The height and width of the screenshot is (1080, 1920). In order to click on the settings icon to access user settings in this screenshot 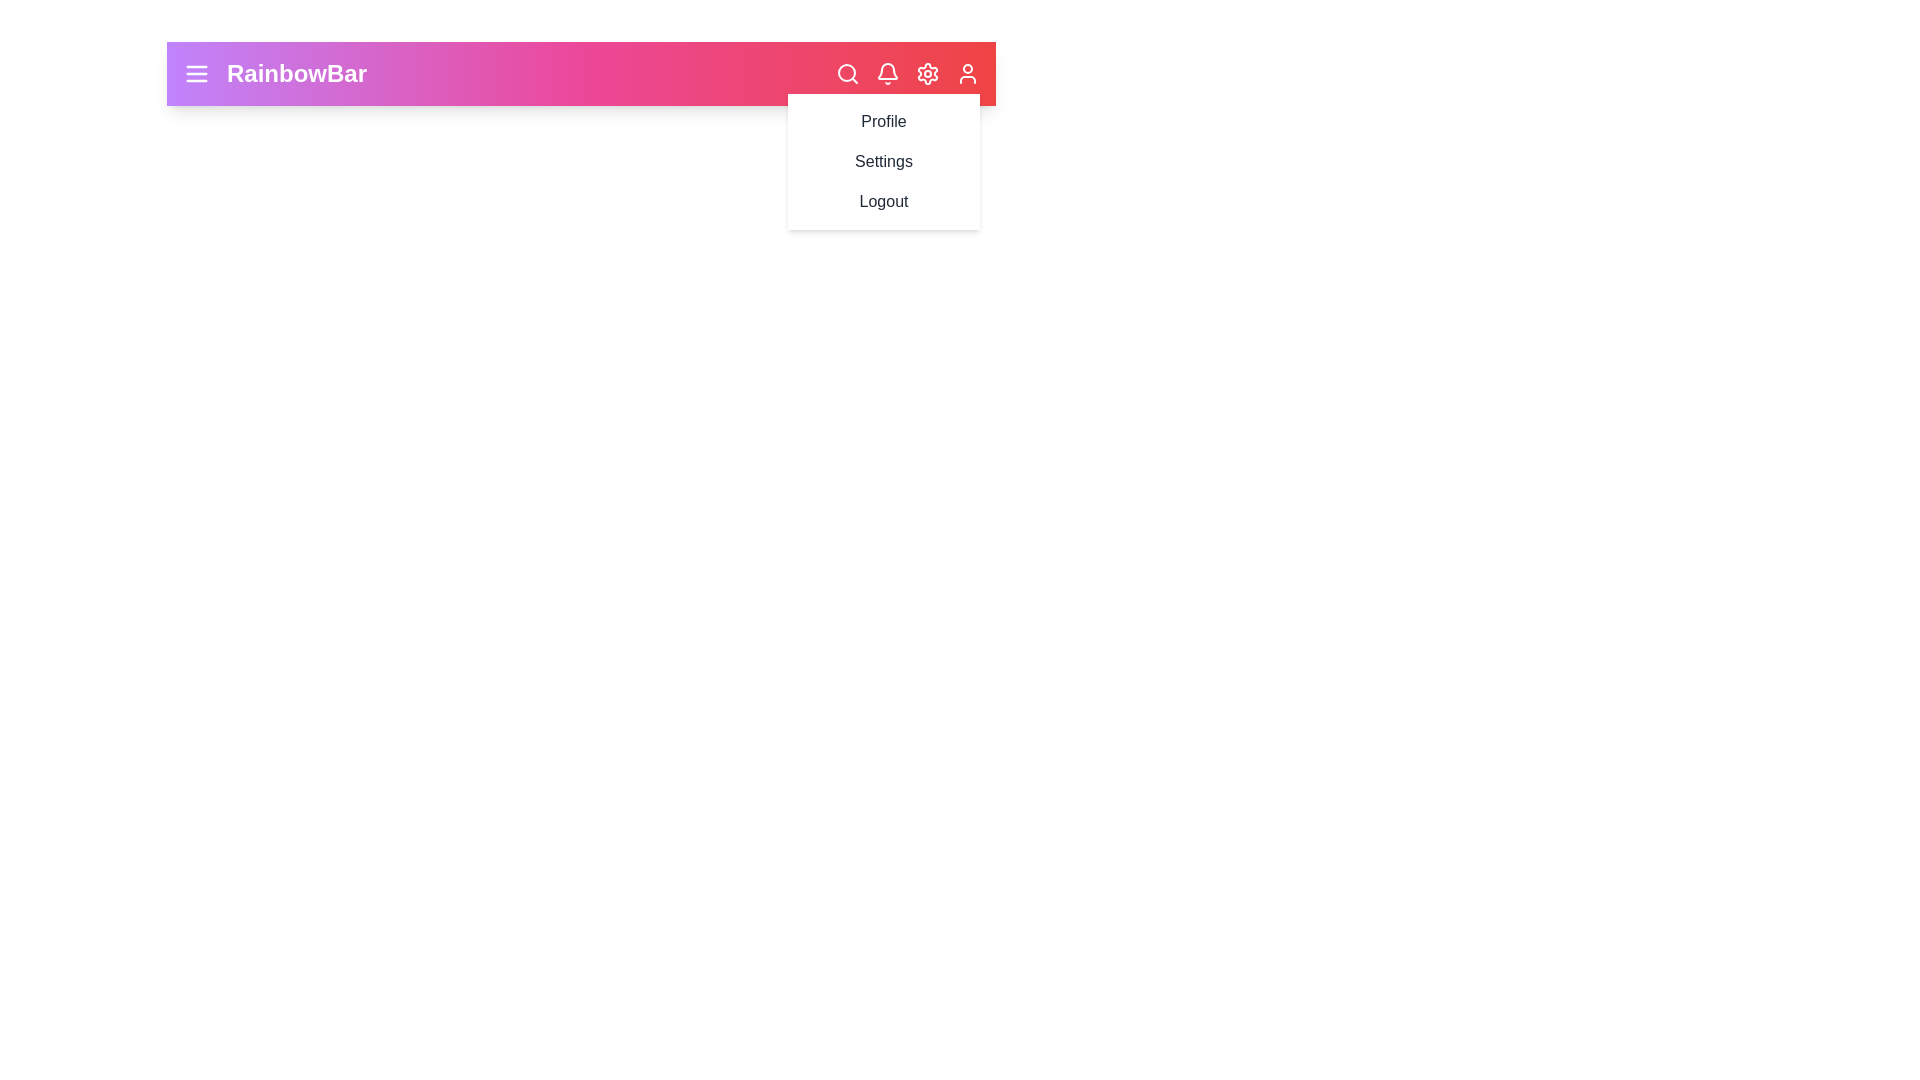, I will do `click(926, 72)`.